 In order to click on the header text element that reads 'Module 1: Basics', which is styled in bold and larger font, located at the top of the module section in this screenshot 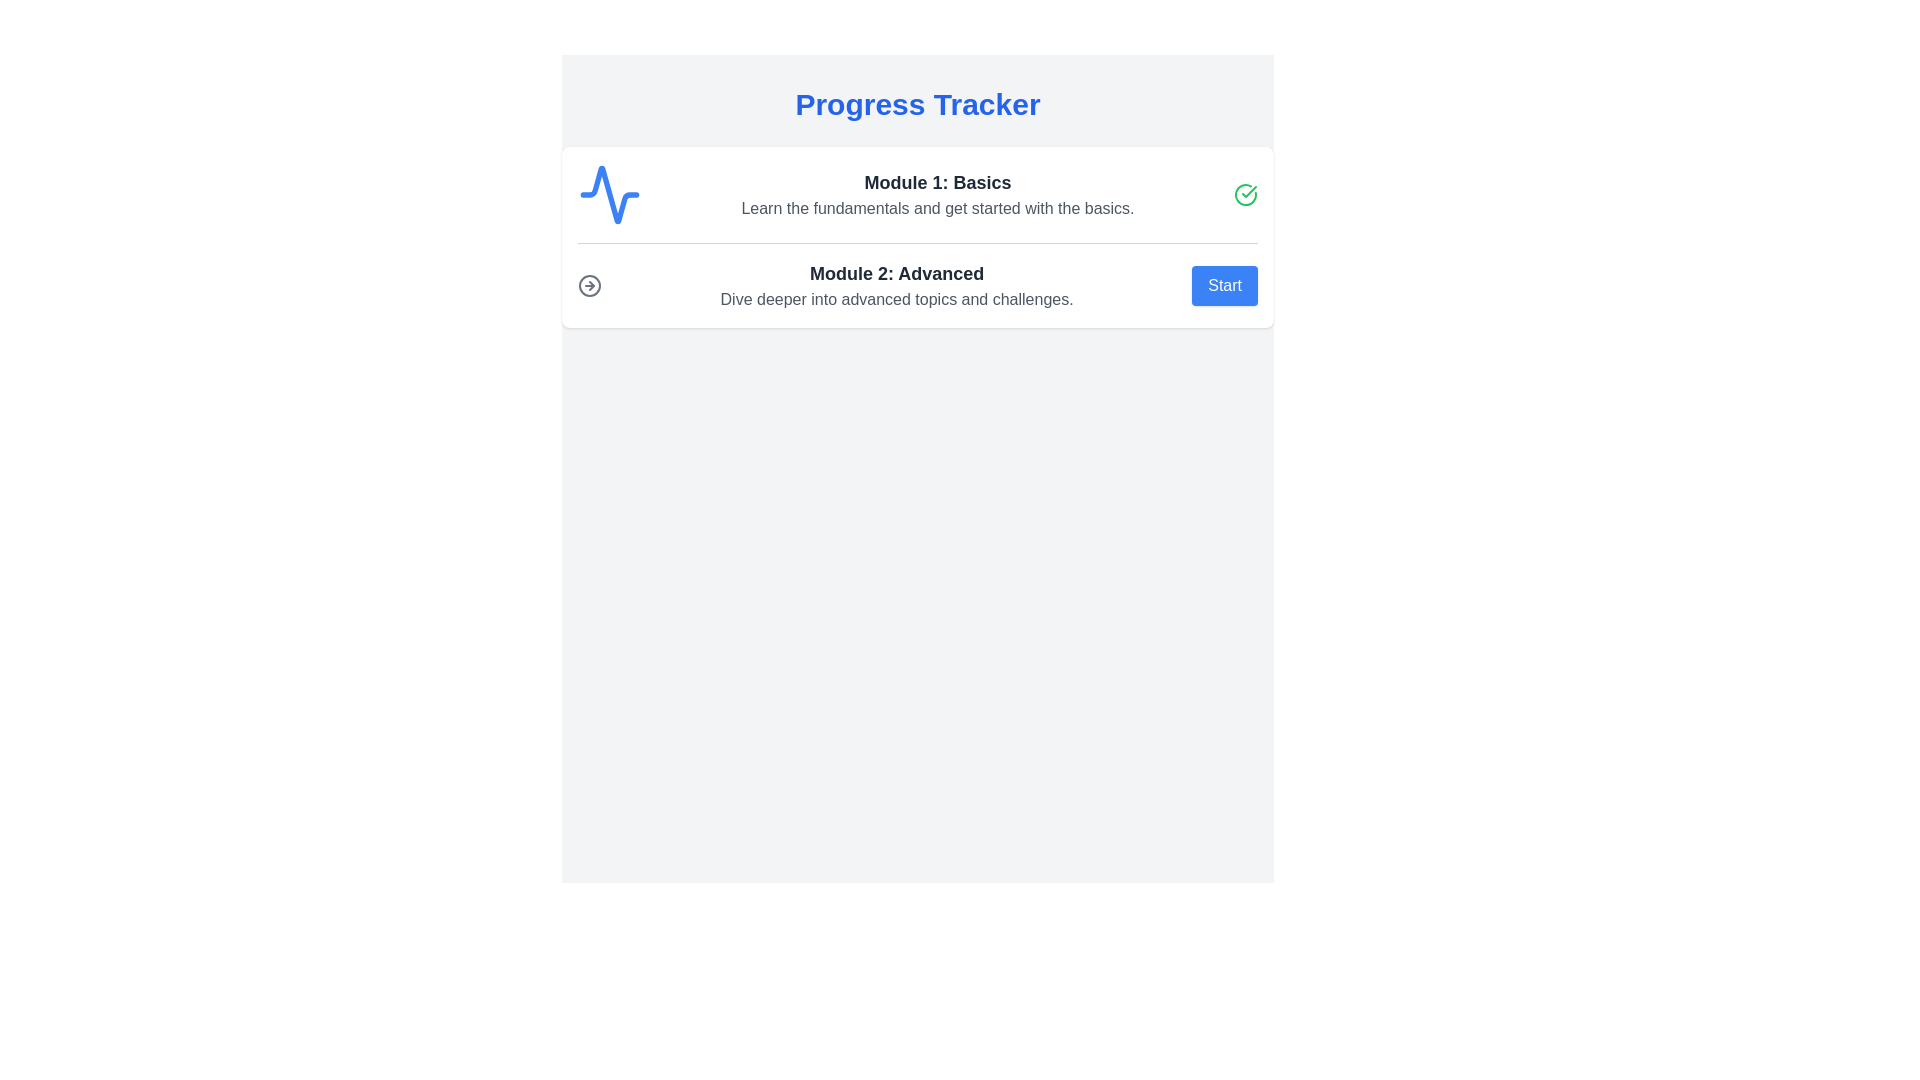, I will do `click(936, 182)`.